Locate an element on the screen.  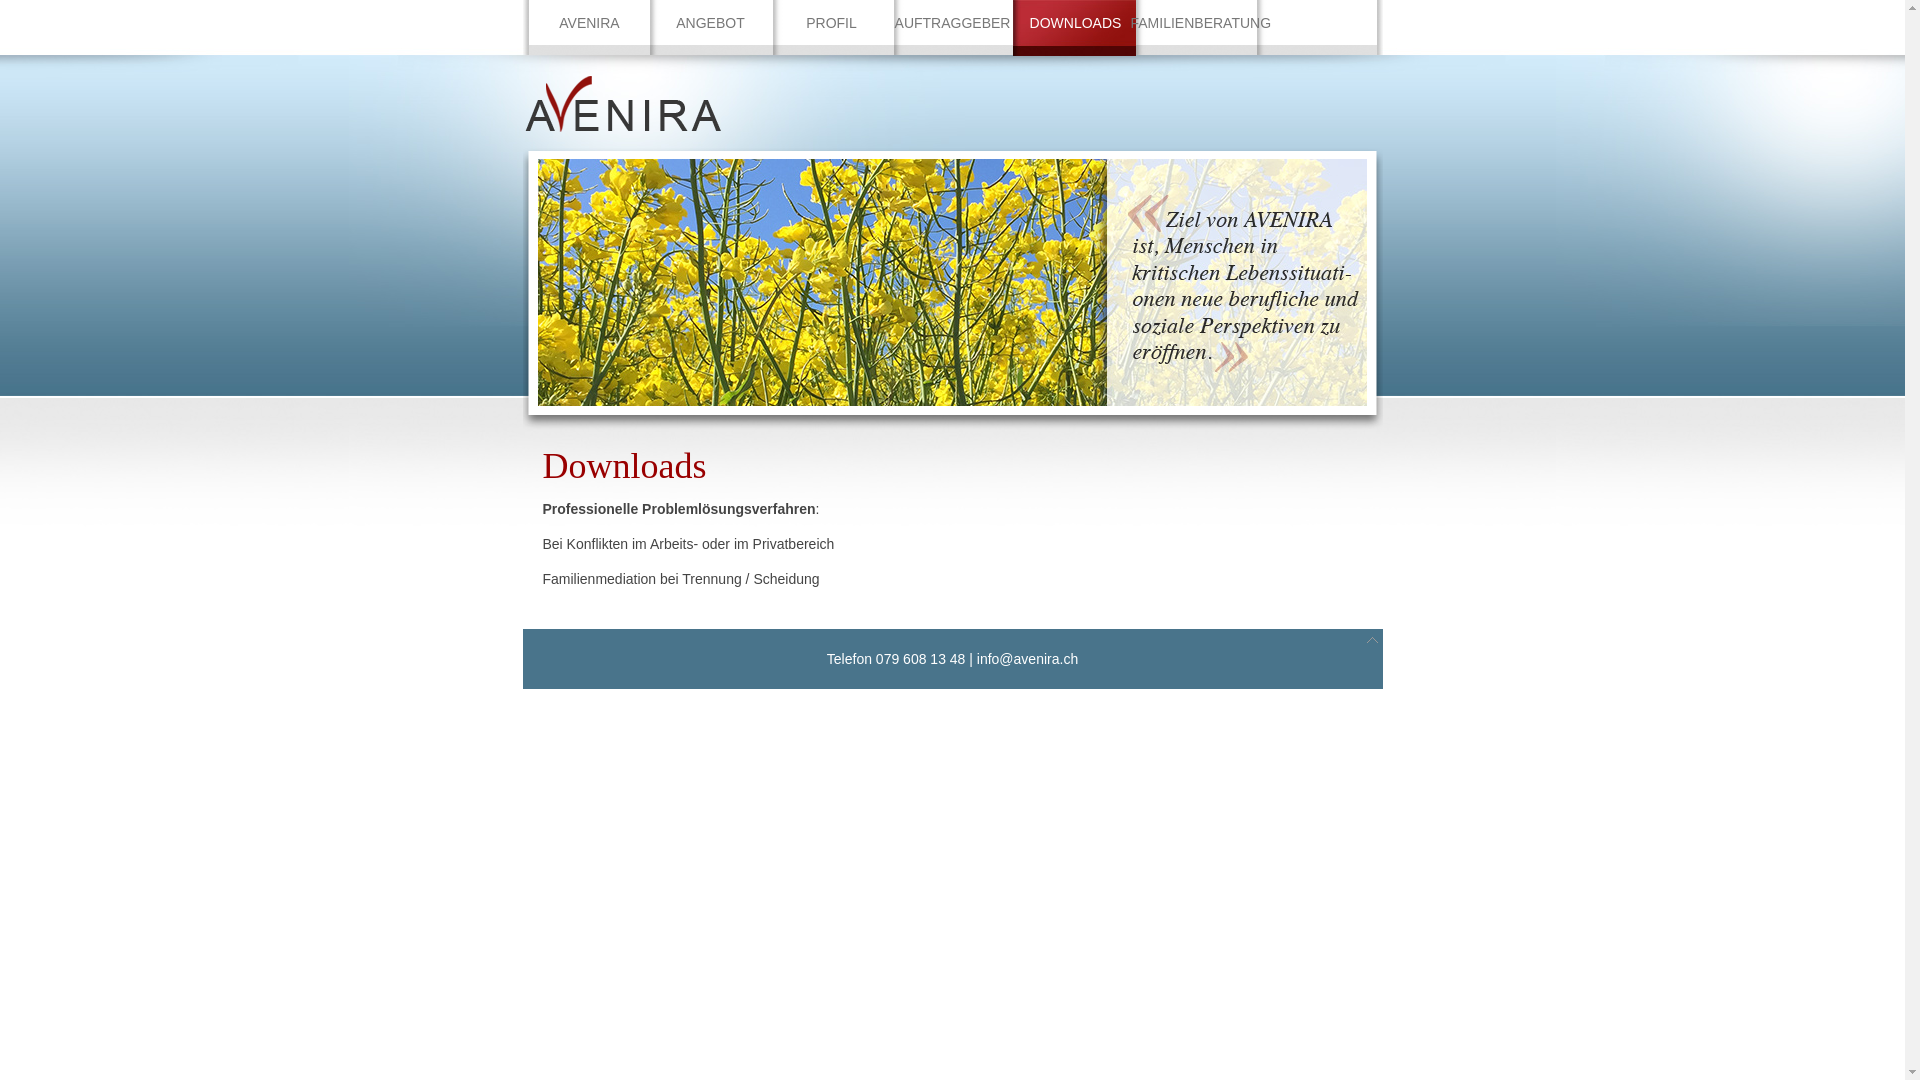
'PROFIL' is located at coordinates (831, 23).